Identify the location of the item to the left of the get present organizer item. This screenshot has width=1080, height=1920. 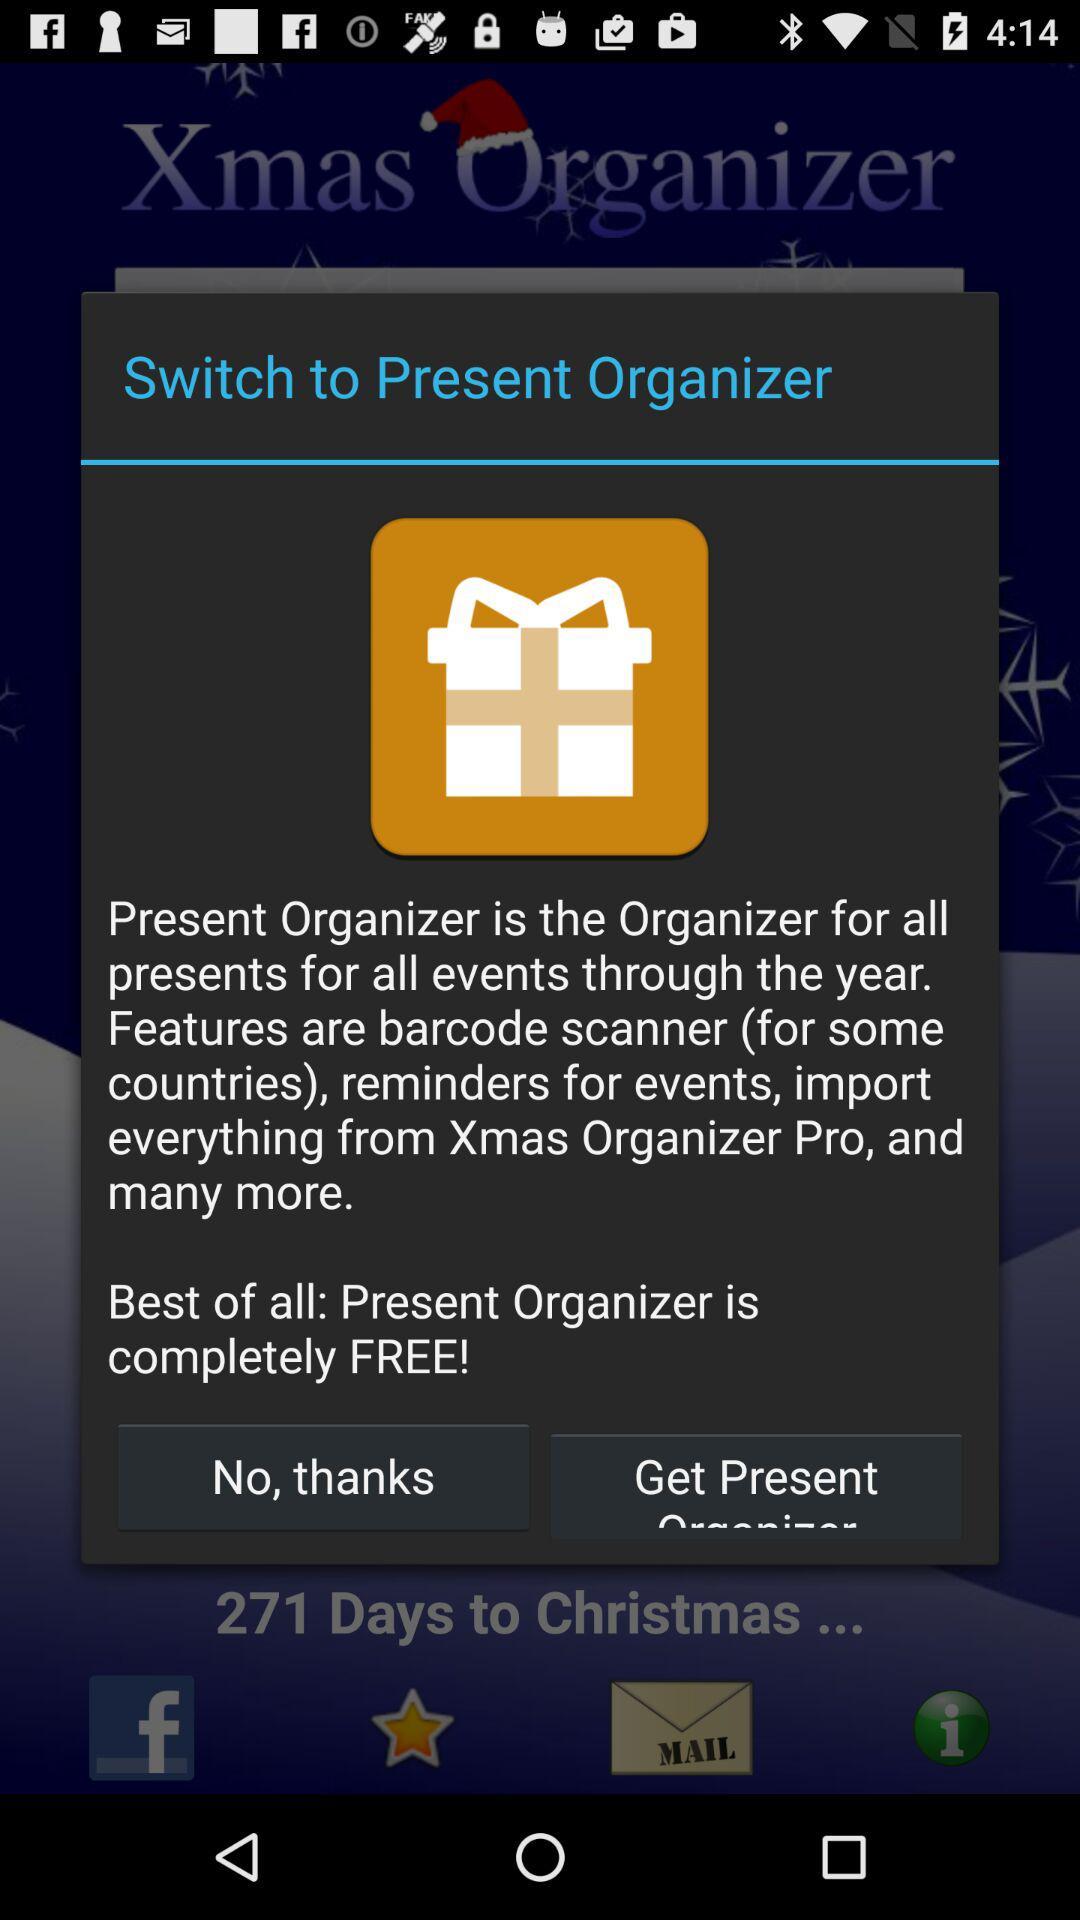
(322, 1475).